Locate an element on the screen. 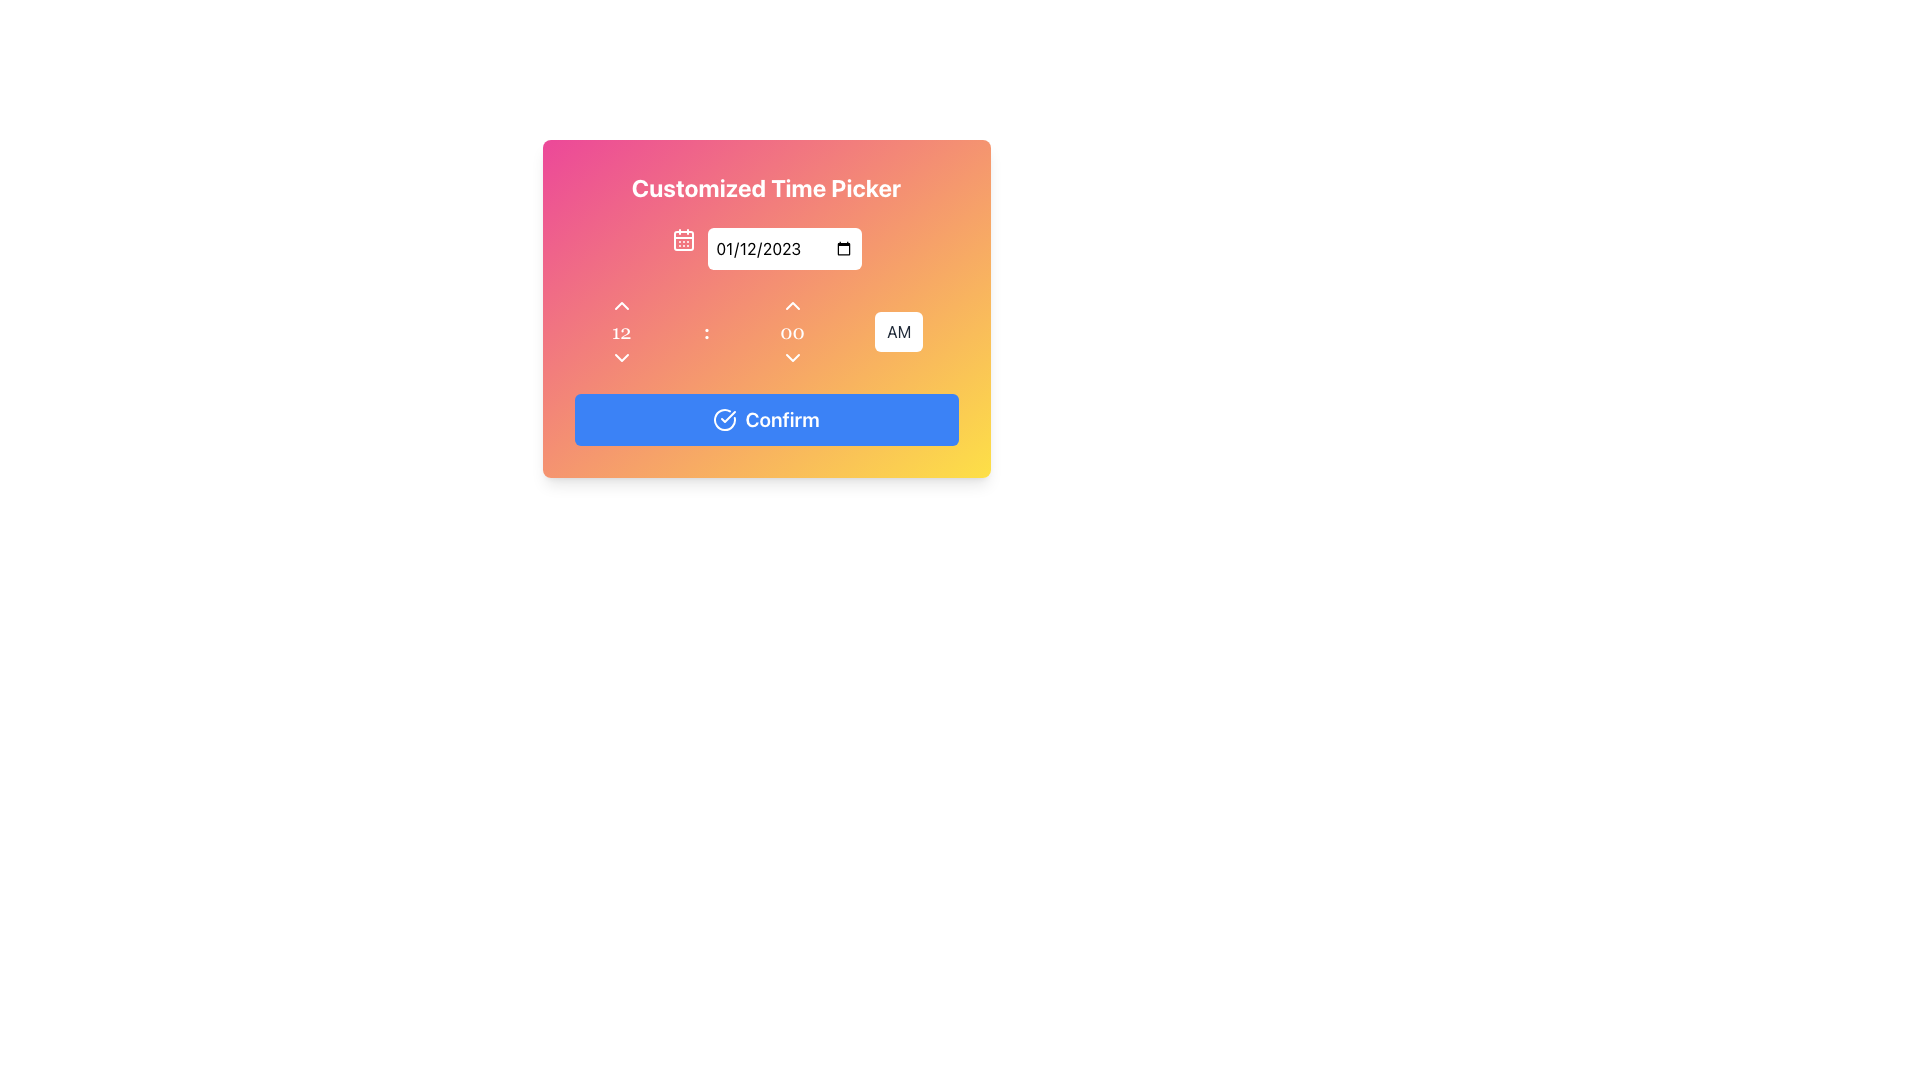  the upward and downward arrows in the segmented time picker control to adjust the minutes value is located at coordinates (791, 330).